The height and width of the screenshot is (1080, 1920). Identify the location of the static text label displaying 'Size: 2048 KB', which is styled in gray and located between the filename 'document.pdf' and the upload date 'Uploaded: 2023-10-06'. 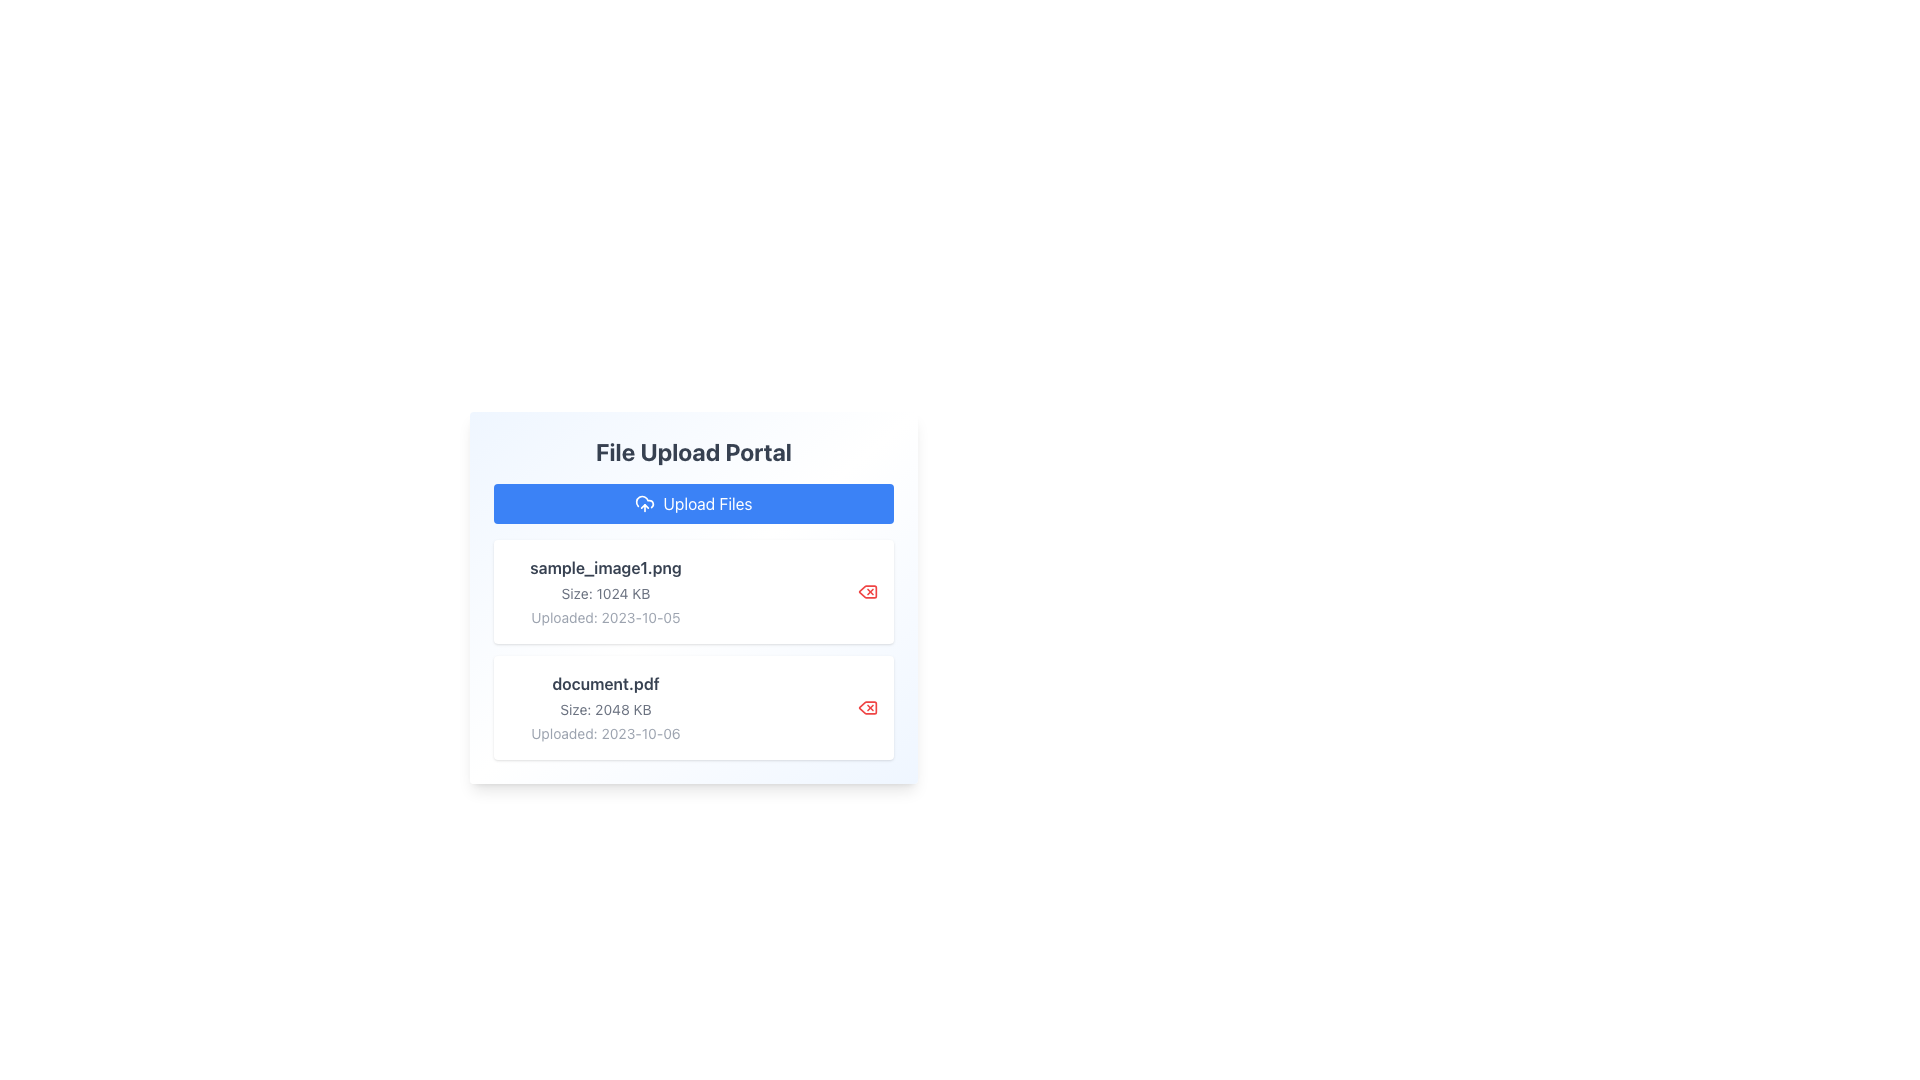
(604, 708).